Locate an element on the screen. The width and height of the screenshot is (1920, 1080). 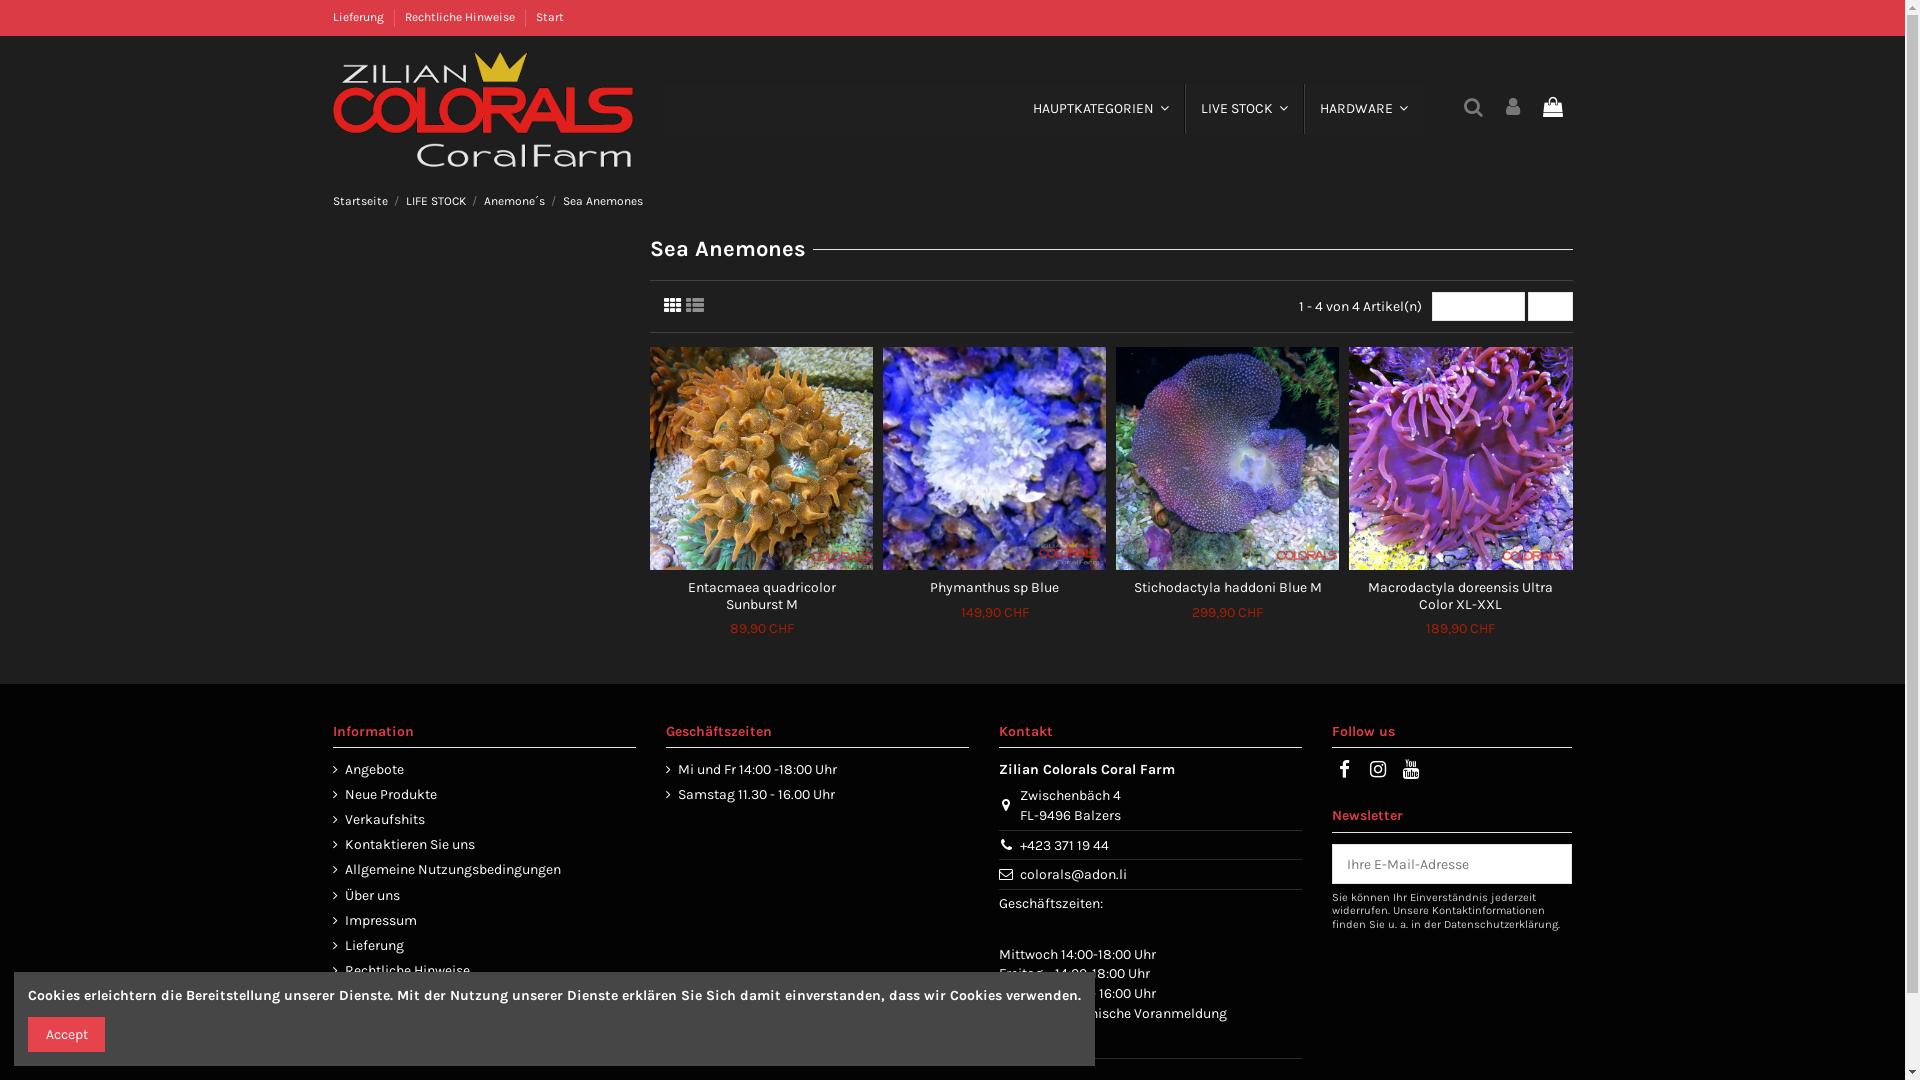
'Rechtliche Hinweise' is located at coordinates (331, 970).